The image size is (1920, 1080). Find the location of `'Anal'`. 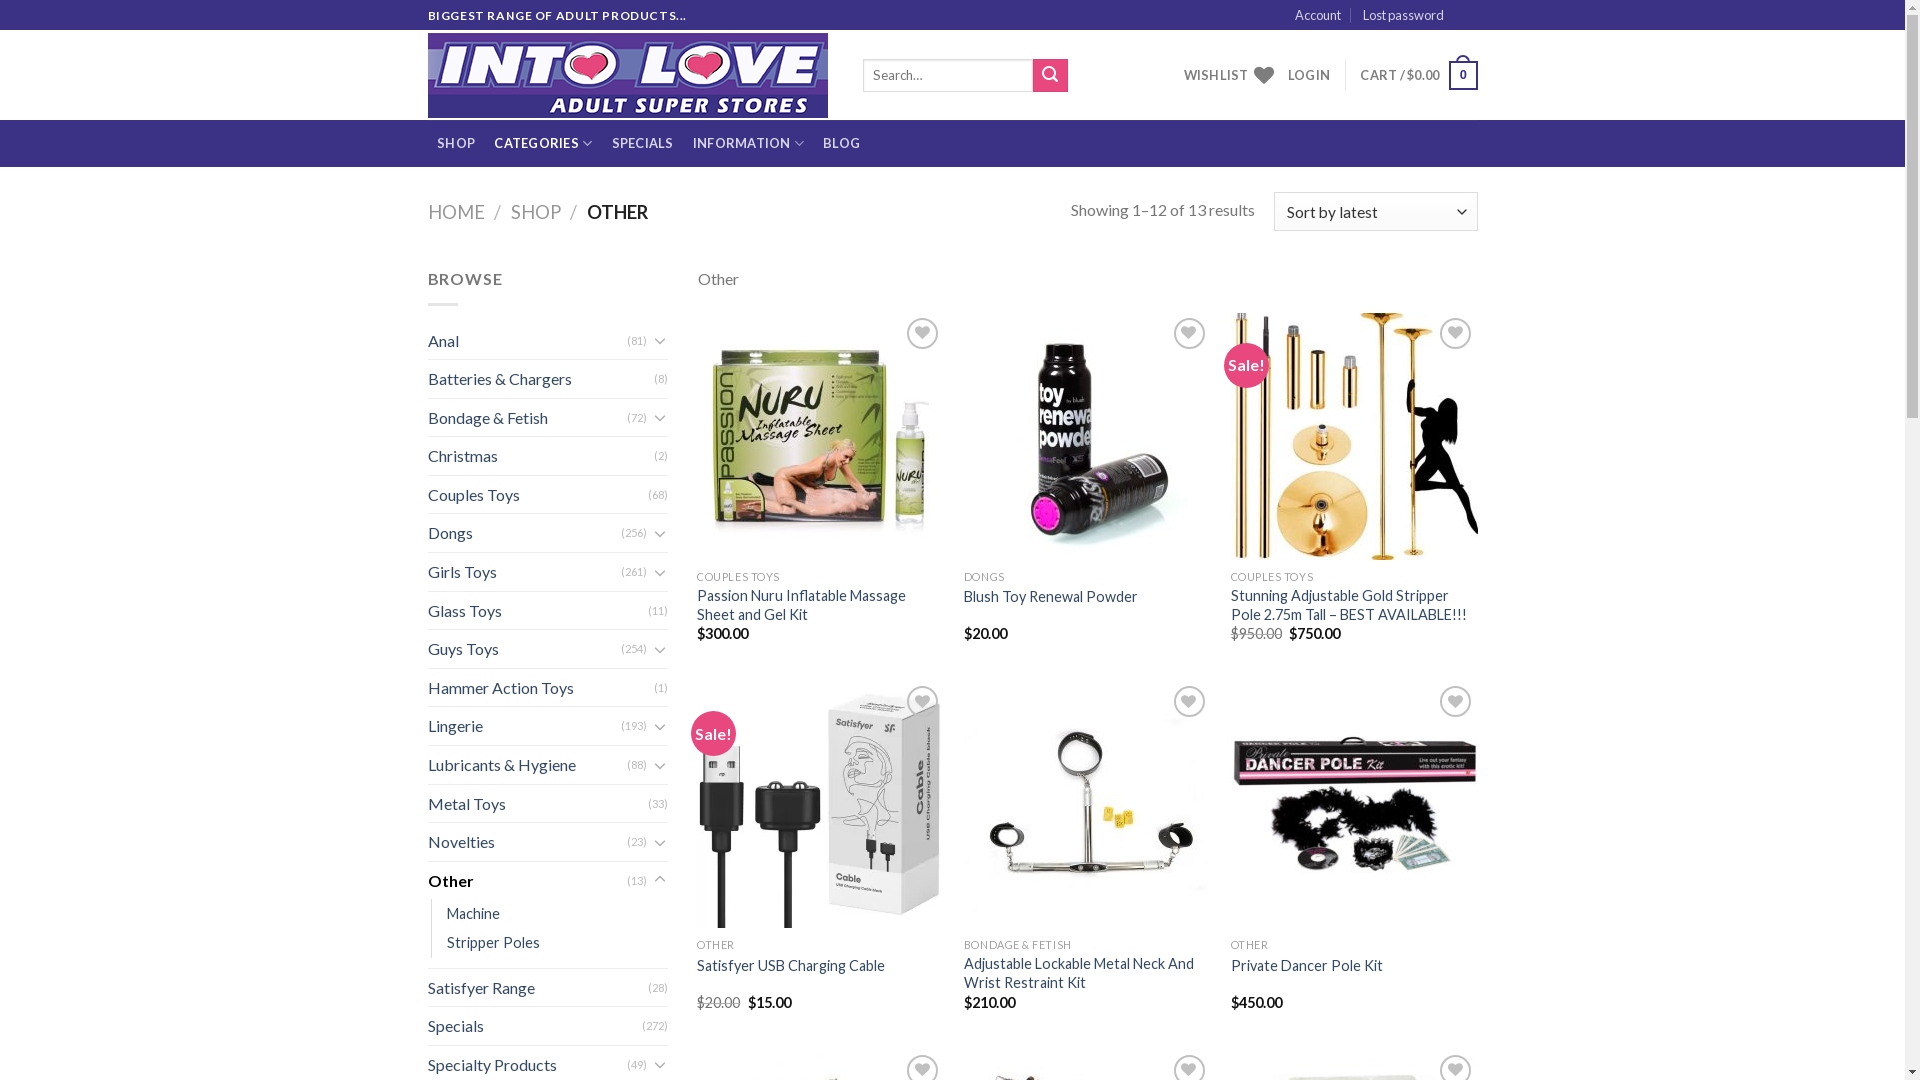

'Anal' is located at coordinates (527, 339).